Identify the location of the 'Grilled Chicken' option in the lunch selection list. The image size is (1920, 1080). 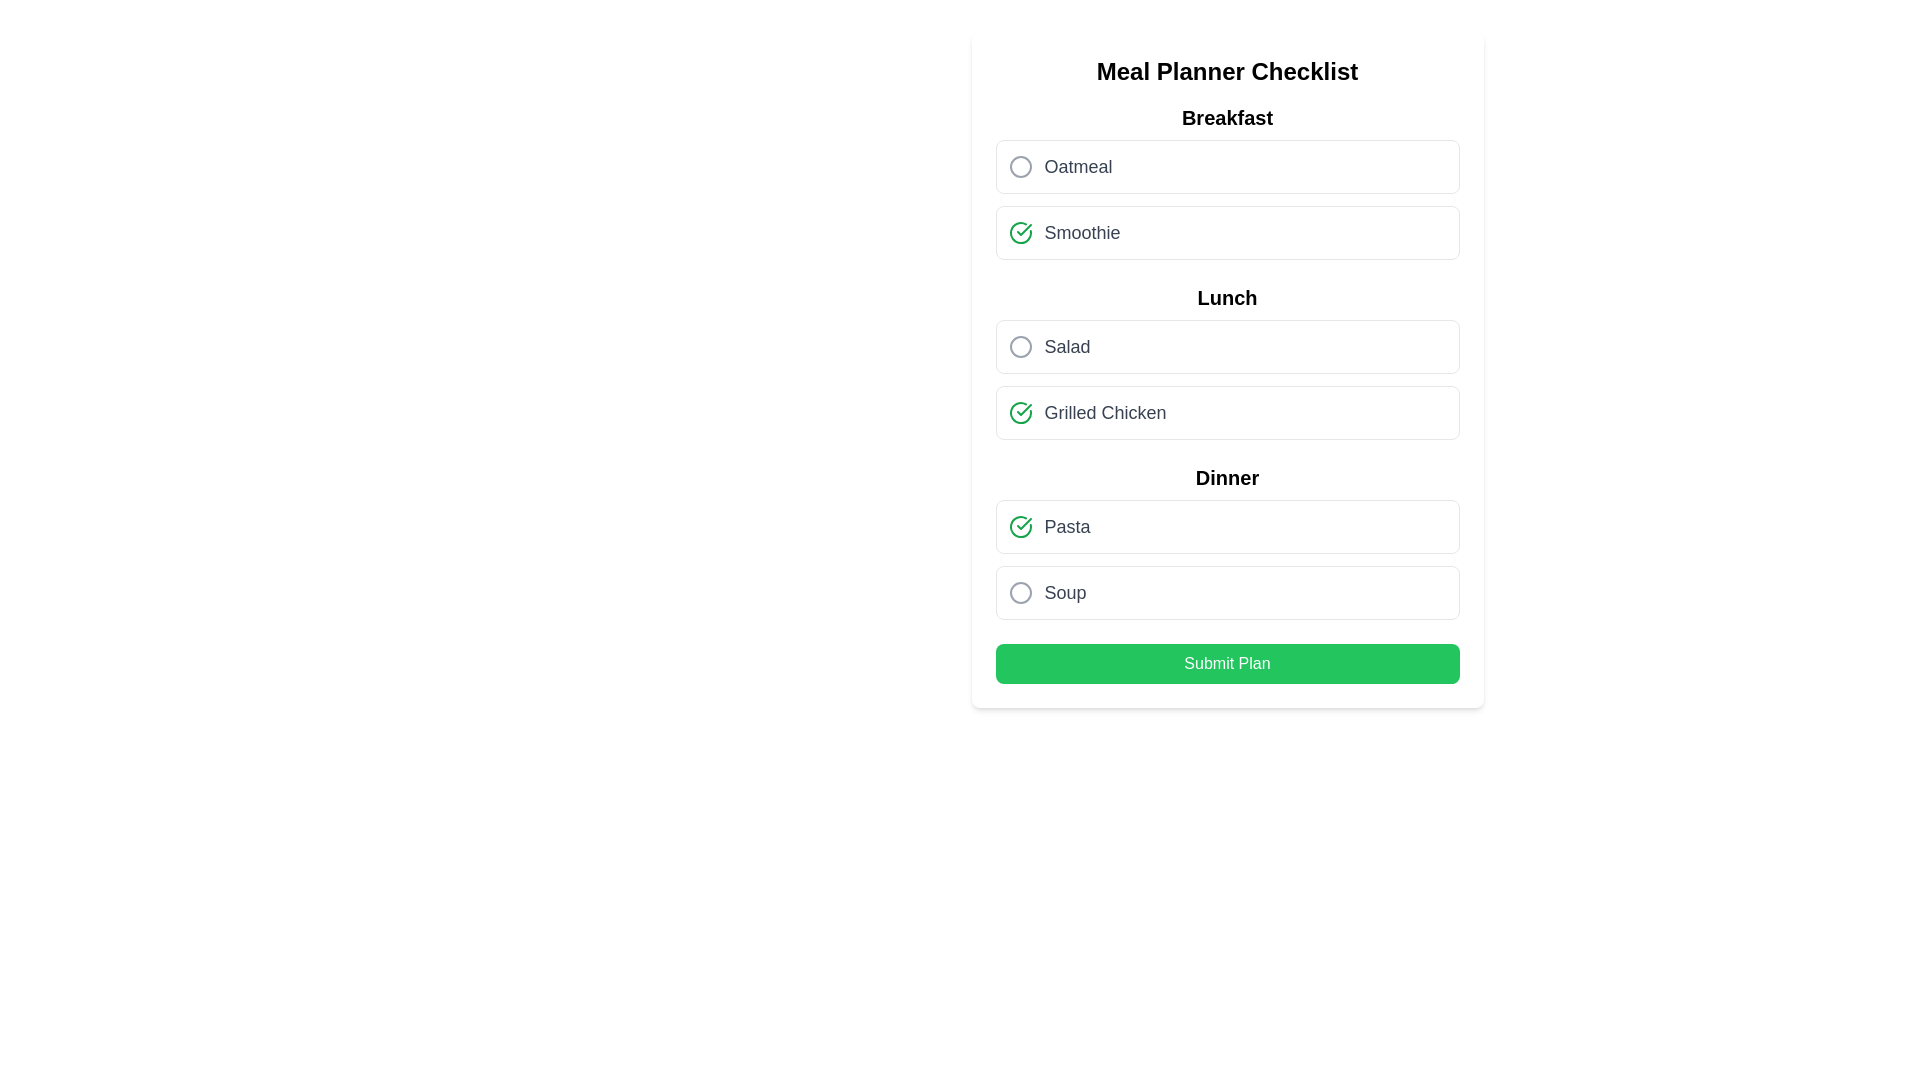
(1226, 380).